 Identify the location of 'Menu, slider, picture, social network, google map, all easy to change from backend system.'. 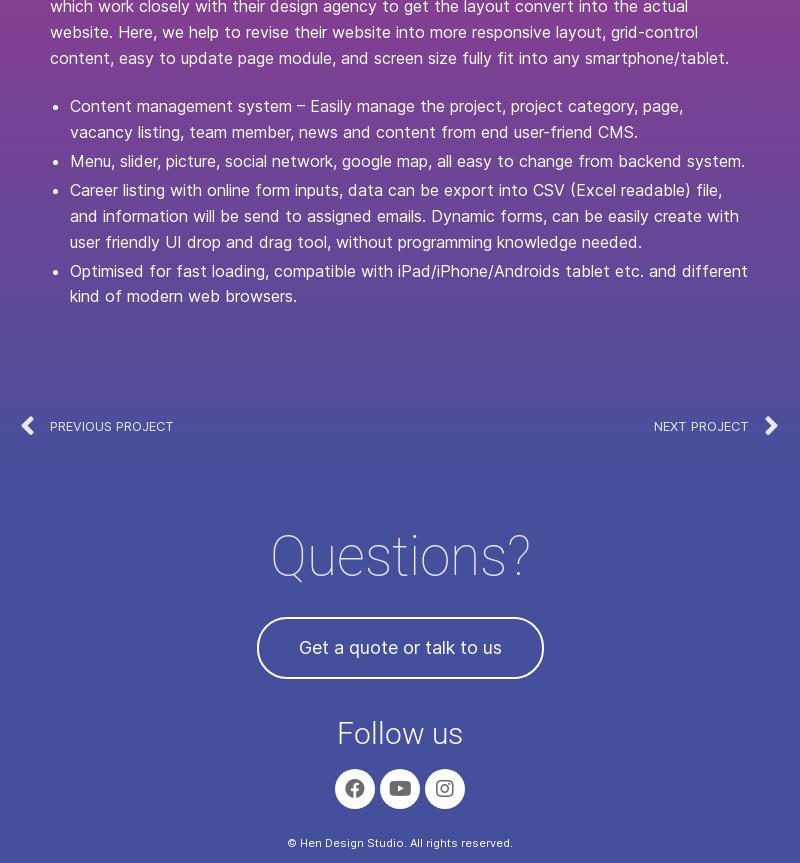
(407, 160).